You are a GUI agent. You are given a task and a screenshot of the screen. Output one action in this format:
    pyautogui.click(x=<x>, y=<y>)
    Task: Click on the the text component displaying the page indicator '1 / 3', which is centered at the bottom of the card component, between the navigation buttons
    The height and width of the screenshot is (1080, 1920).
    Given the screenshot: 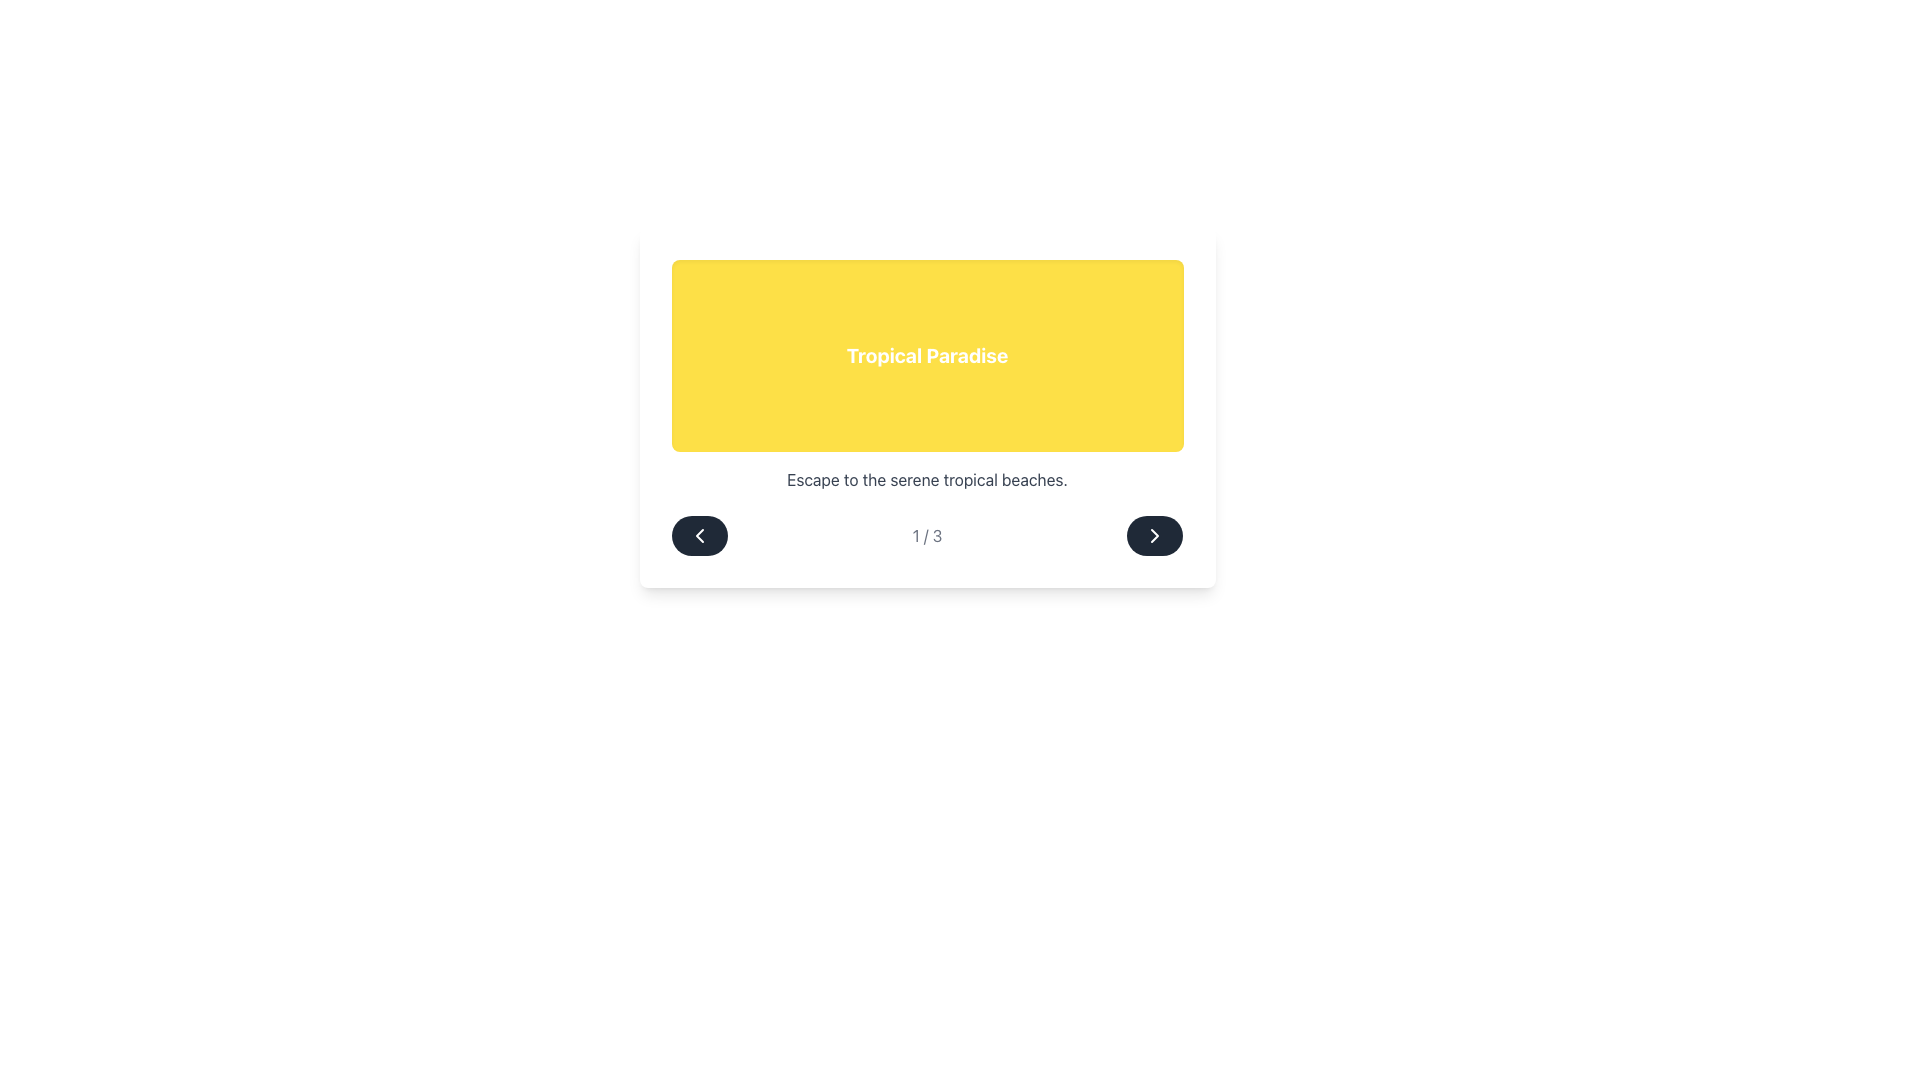 What is the action you would take?
    pyautogui.click(x=926, y=535)
    